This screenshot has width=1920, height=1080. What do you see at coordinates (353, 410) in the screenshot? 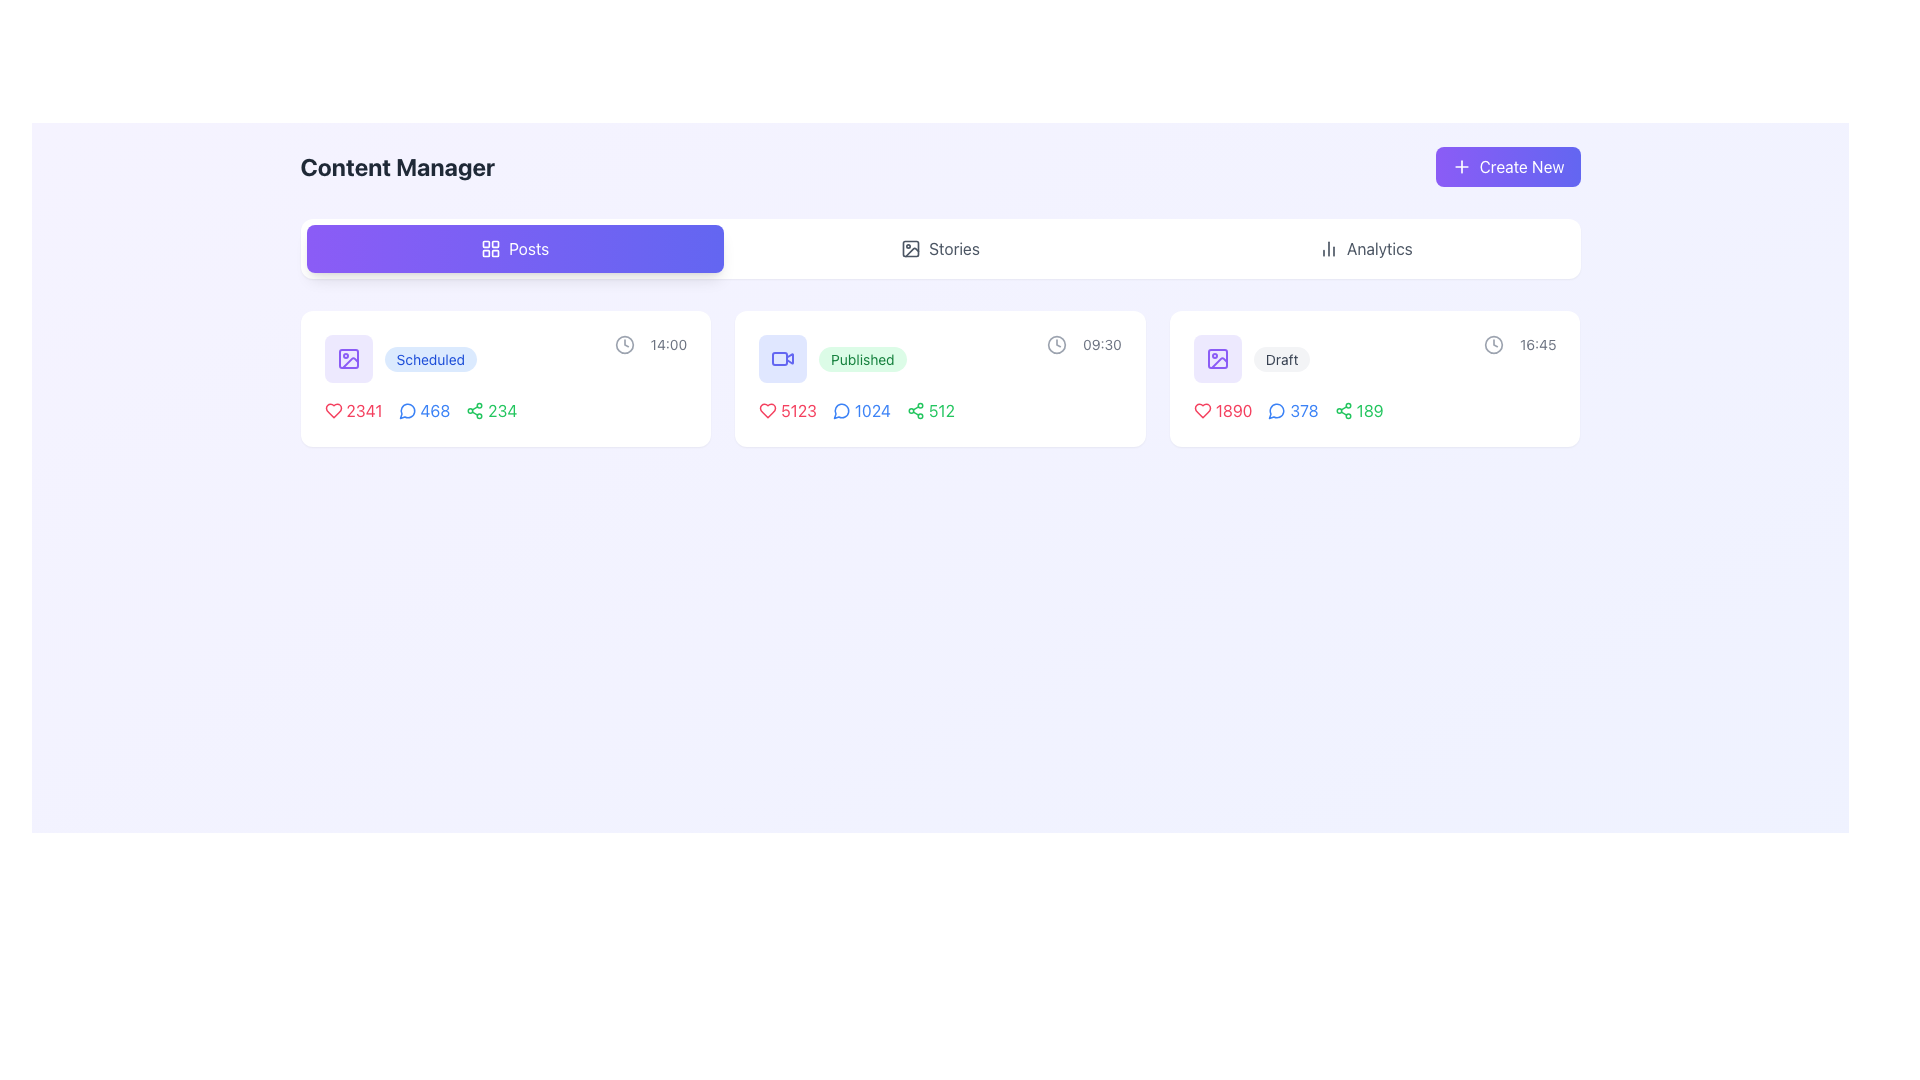
I see `number of likes or favorites displayed by the Text Value with Icon located at the top-left corner of the statistics row in the 'Scheduled' post card` at bounding box center [353, 410].